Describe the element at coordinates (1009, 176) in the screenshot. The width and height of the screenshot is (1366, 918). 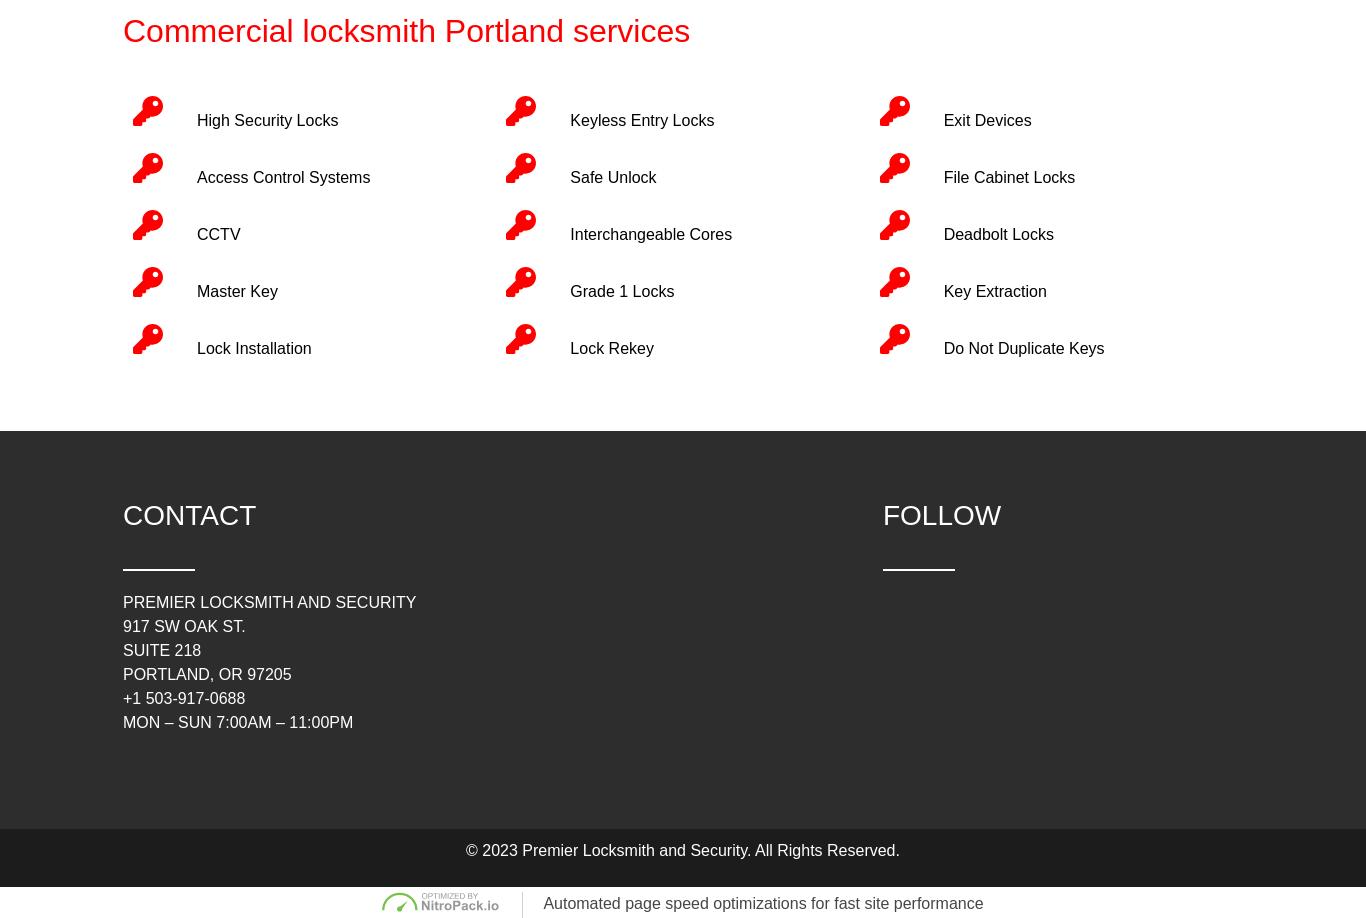
I see `'File Cabinet Locks'` at that location.